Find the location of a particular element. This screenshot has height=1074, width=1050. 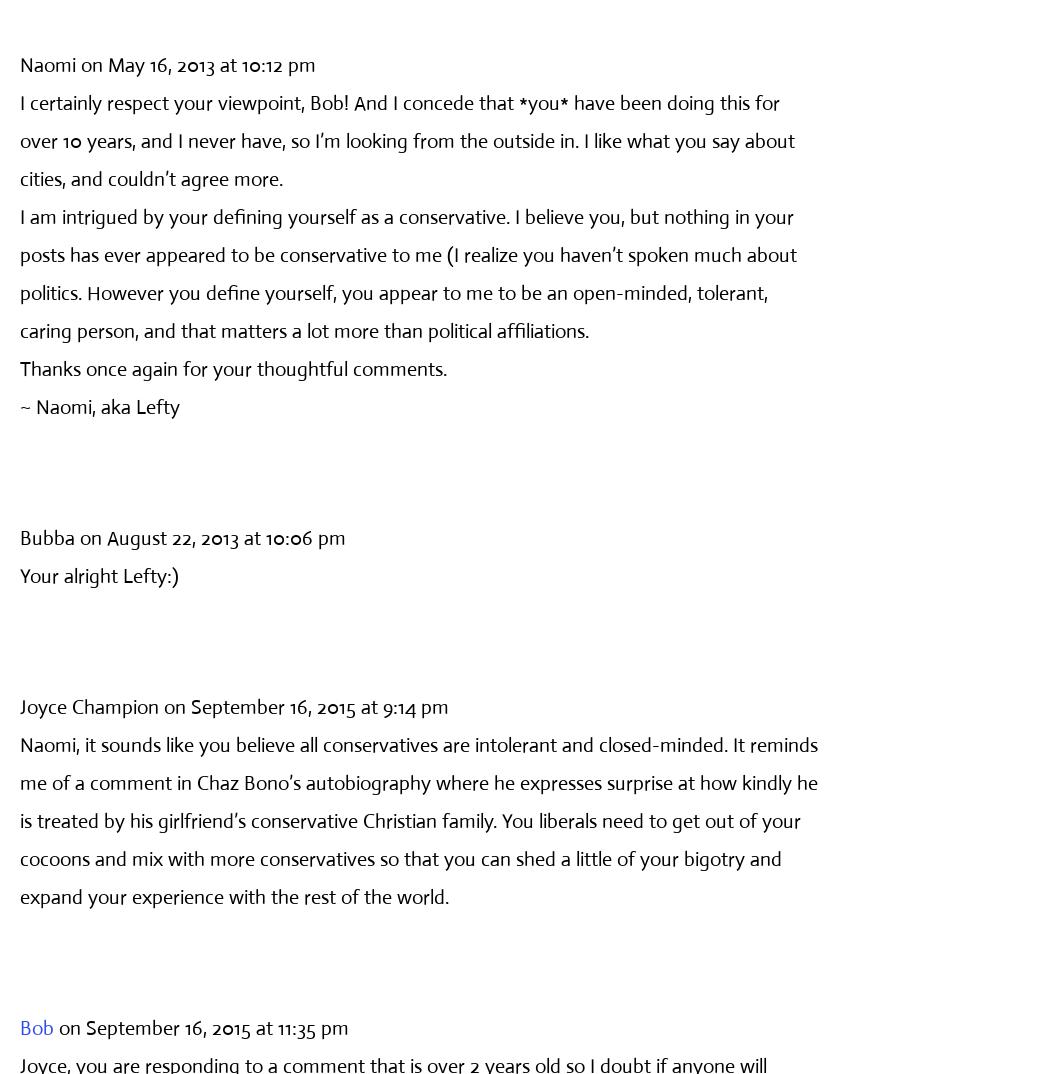

'Bob' is located at coordinates (36, 1027).